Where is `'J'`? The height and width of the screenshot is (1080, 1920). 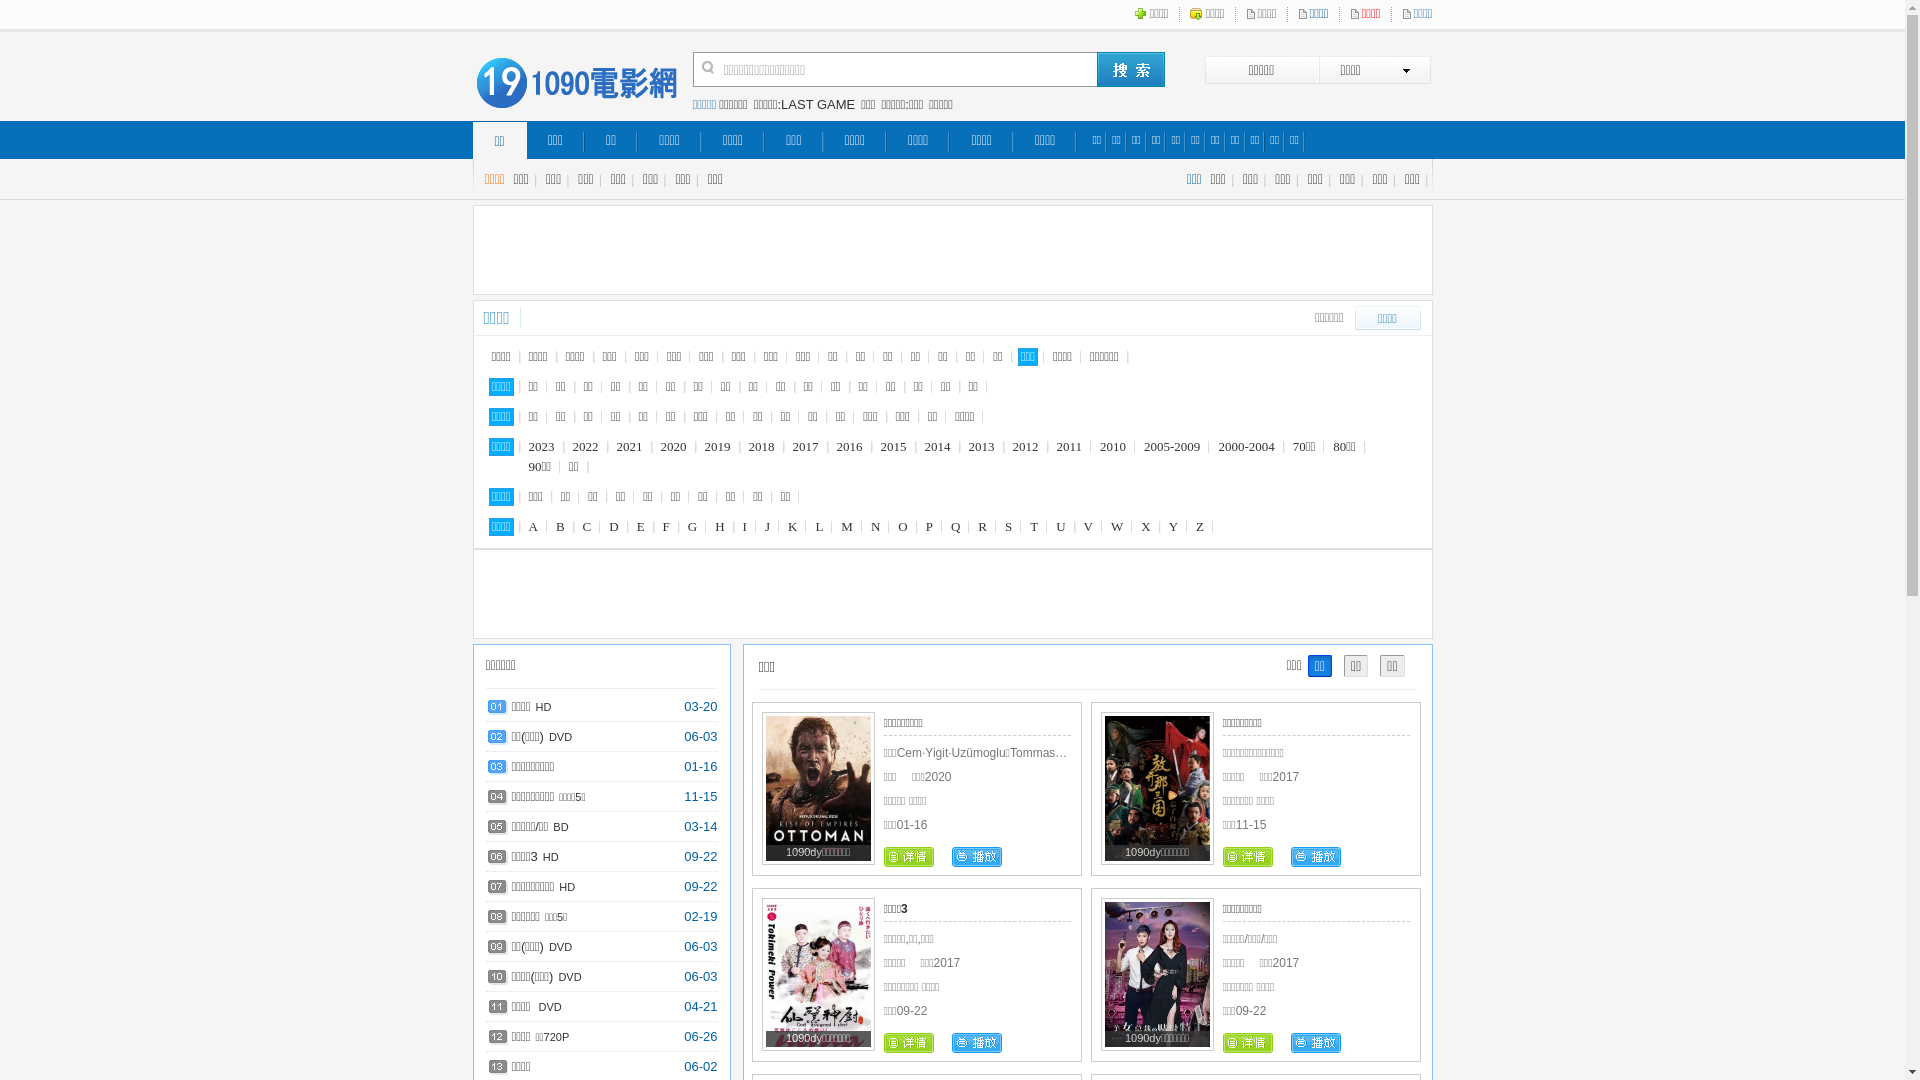
'J' is located at coordinates (766, 526).